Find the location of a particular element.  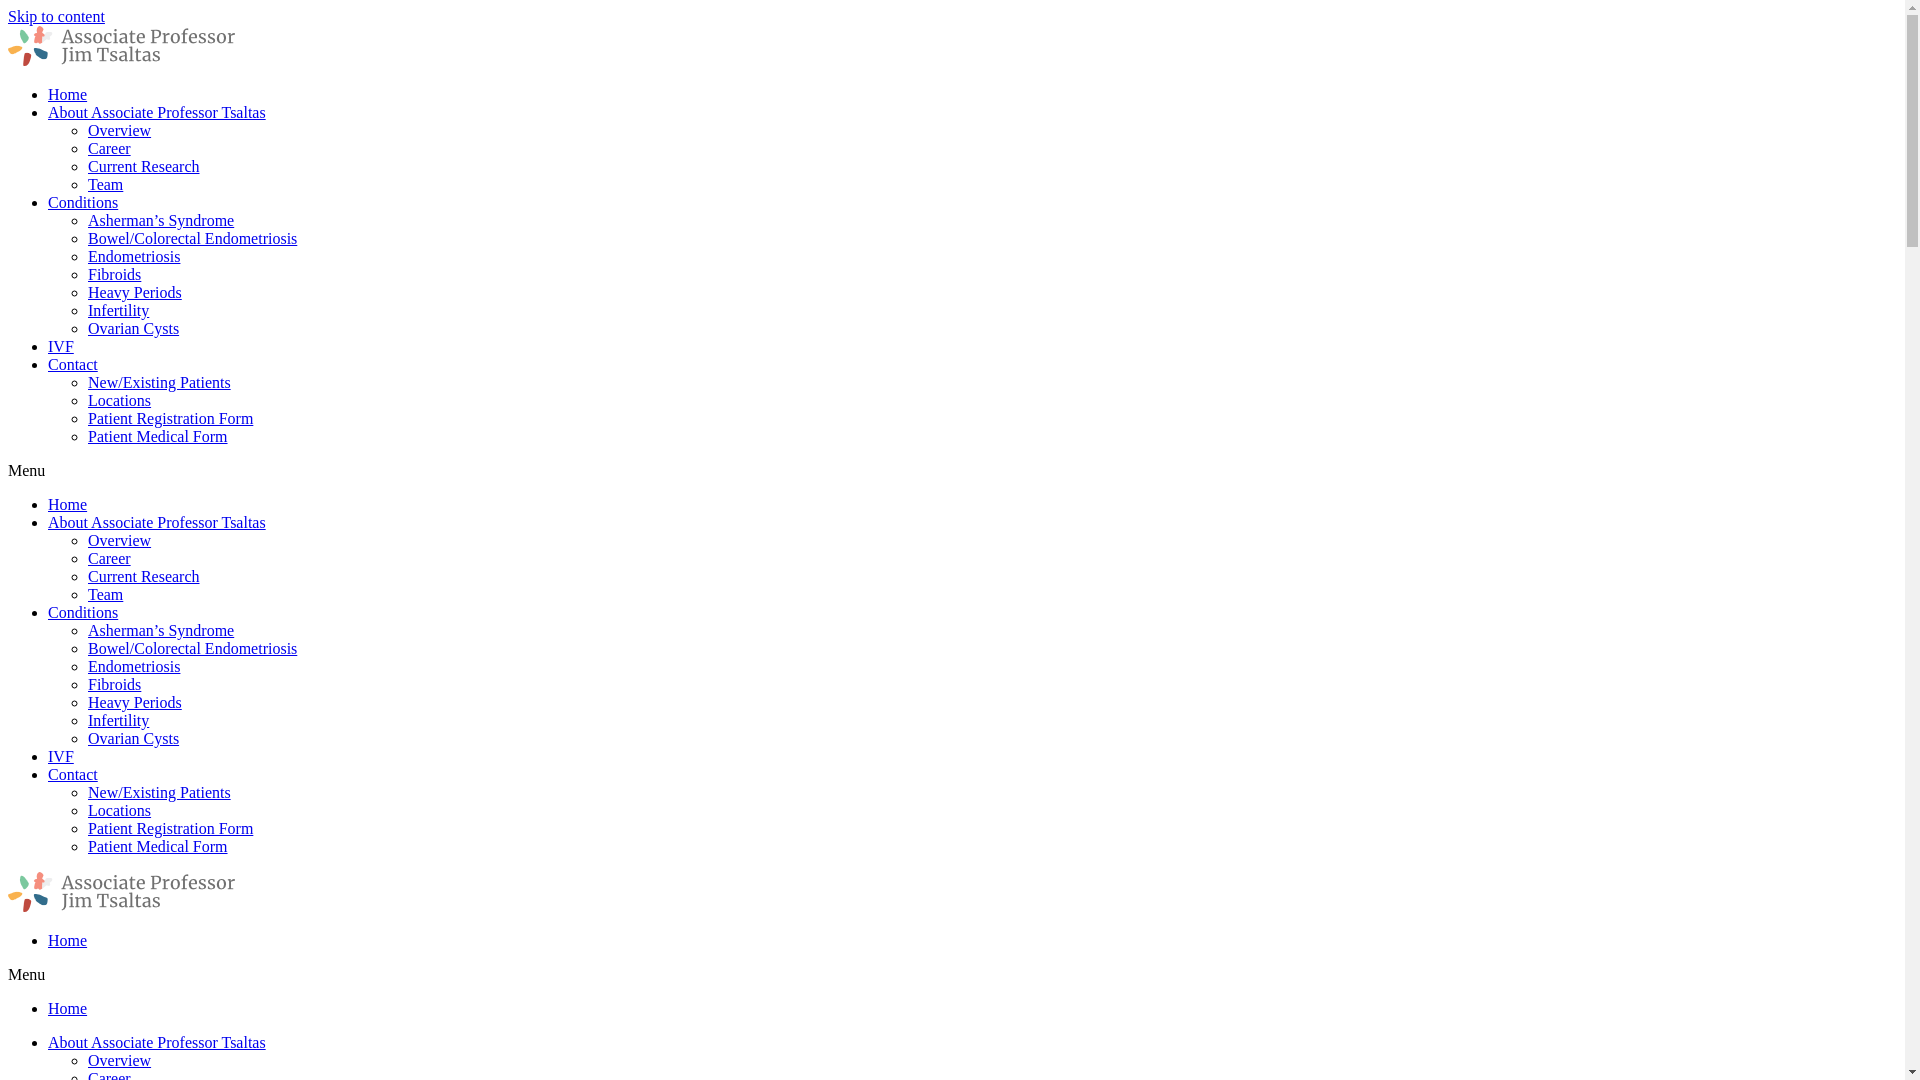

'Career' is located at coordinates (86, 558).